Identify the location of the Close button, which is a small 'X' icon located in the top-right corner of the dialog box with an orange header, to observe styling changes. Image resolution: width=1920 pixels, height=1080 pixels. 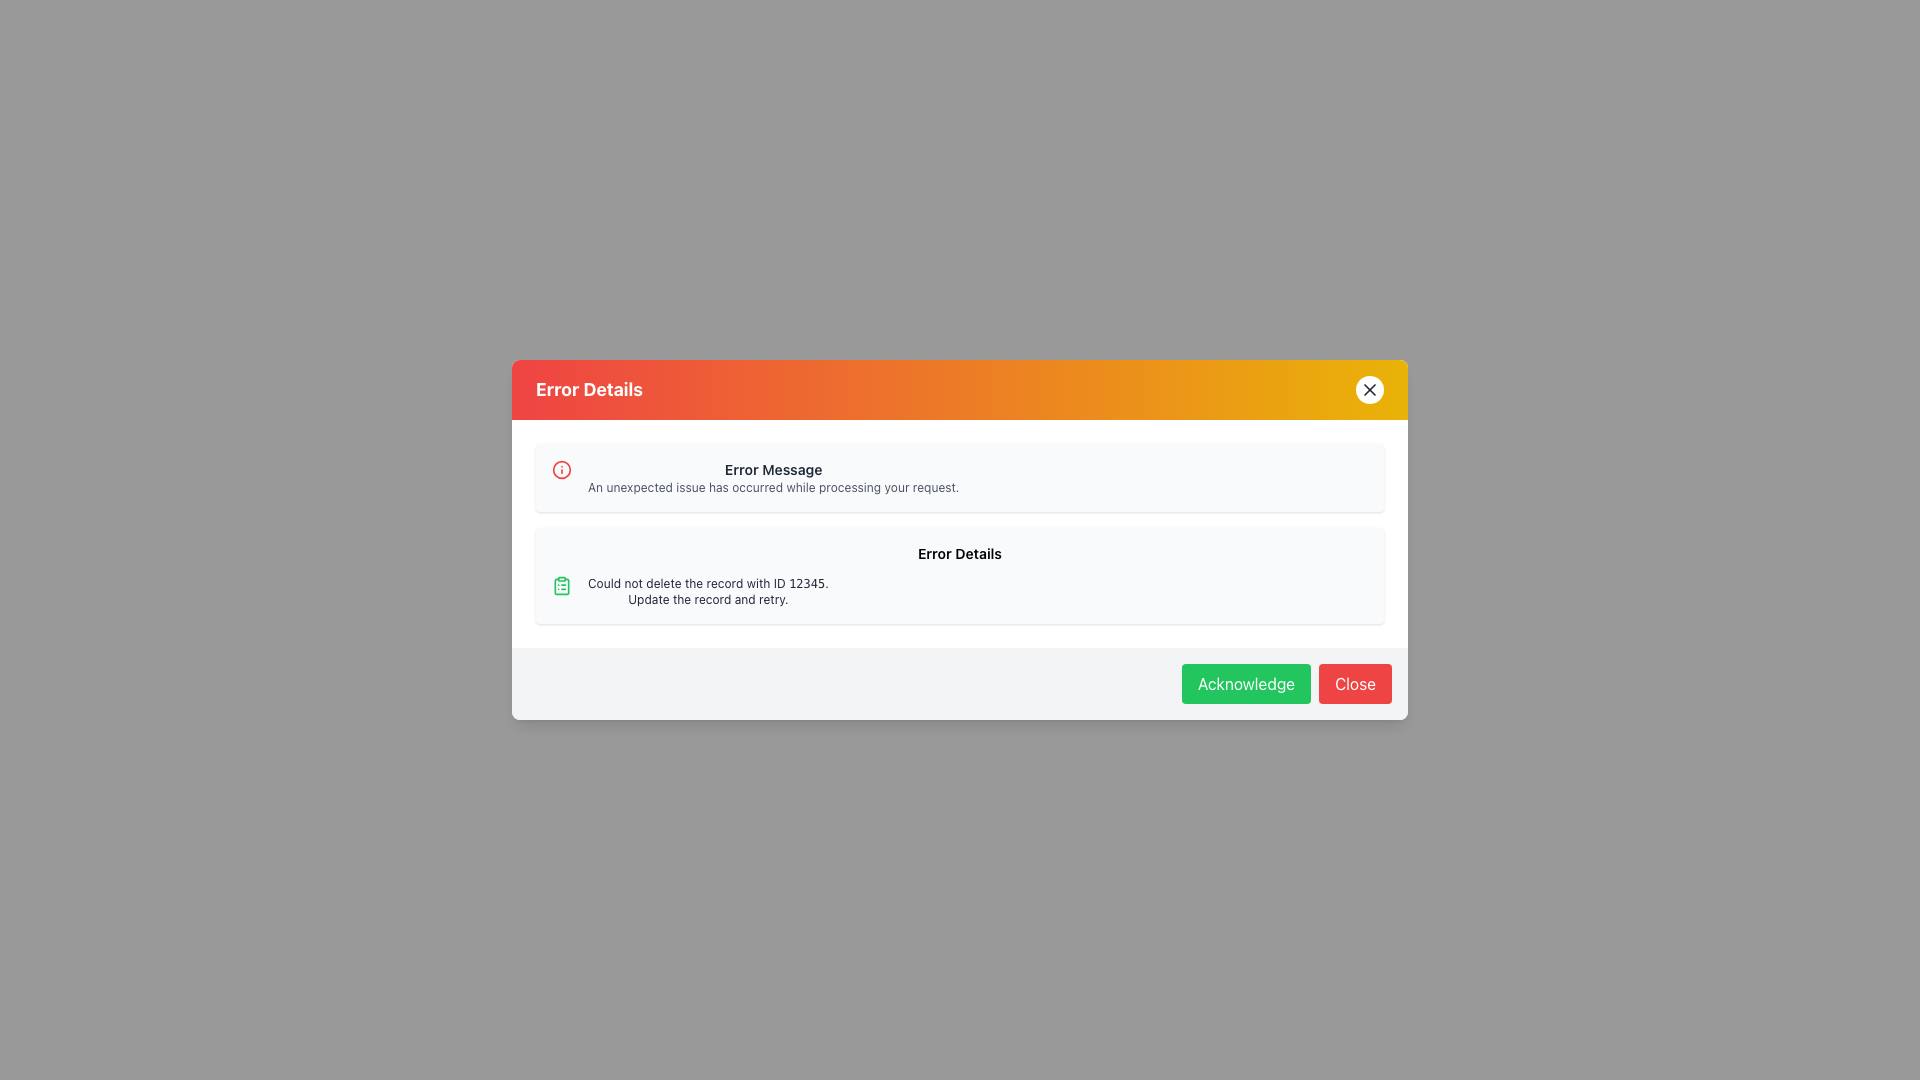
(1368, 389).